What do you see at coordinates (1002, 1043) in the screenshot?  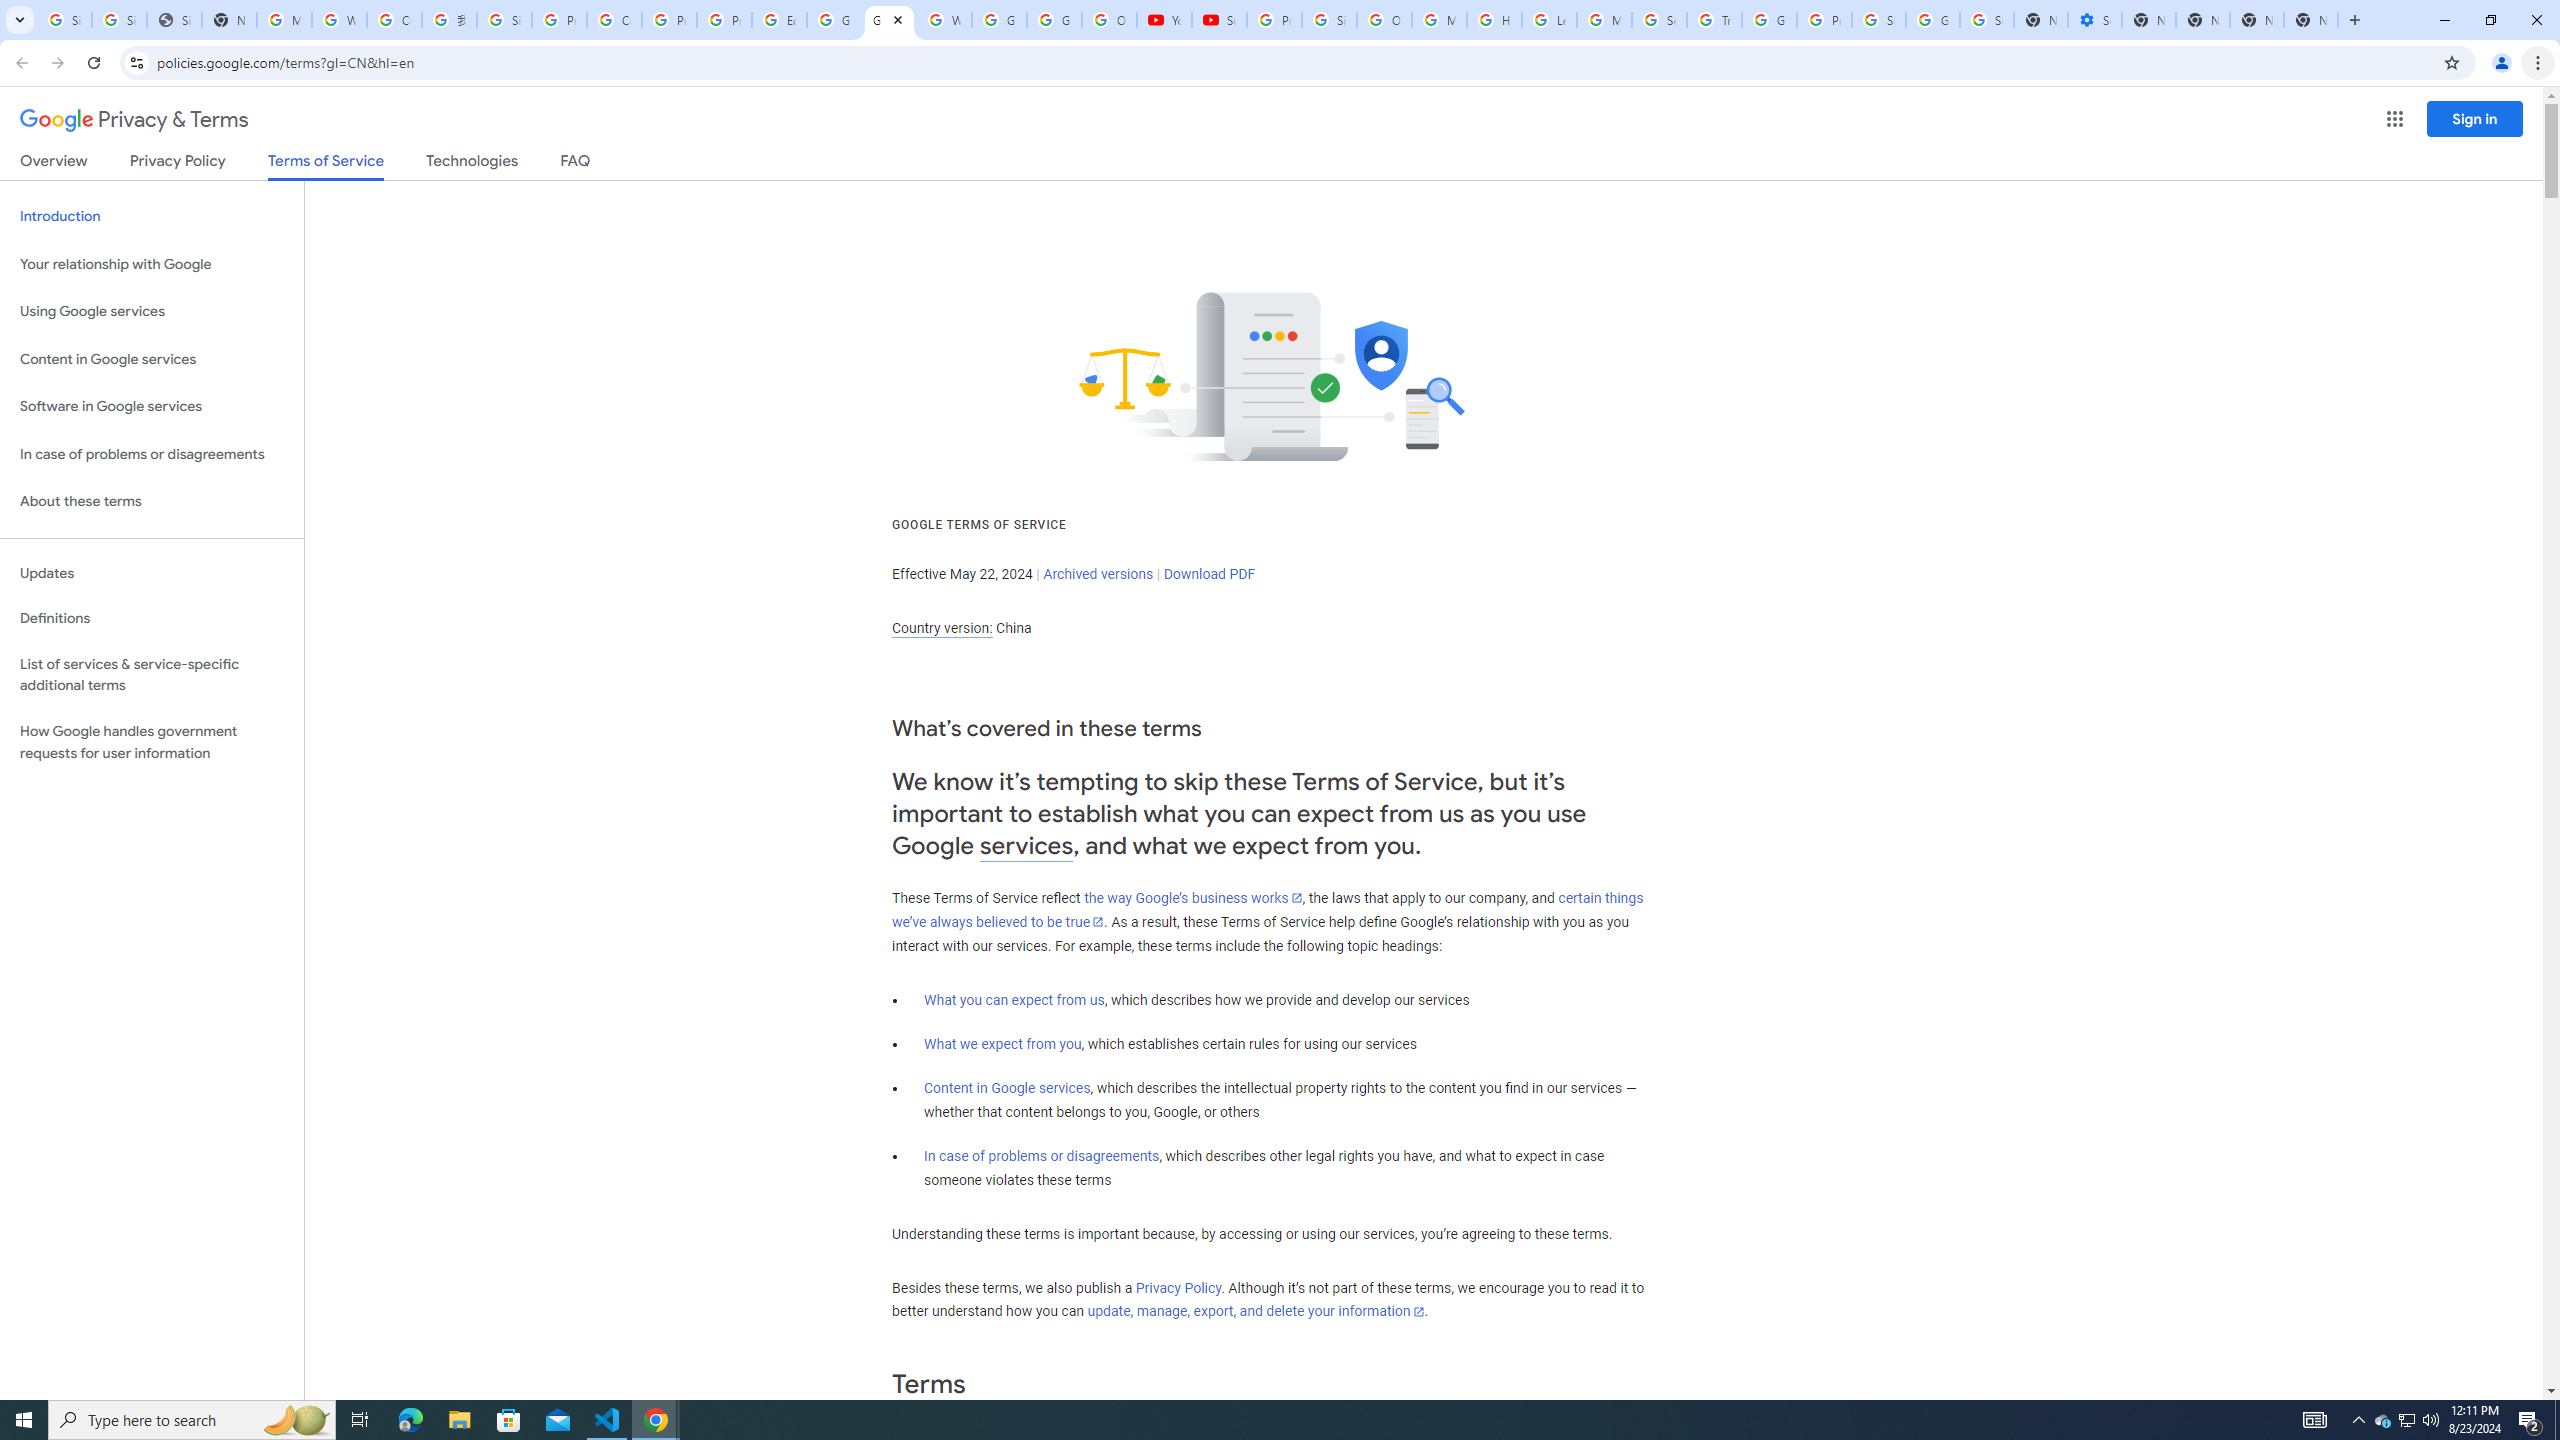 I see `'What we expect from you'` at bounding box center [1002, 1043].